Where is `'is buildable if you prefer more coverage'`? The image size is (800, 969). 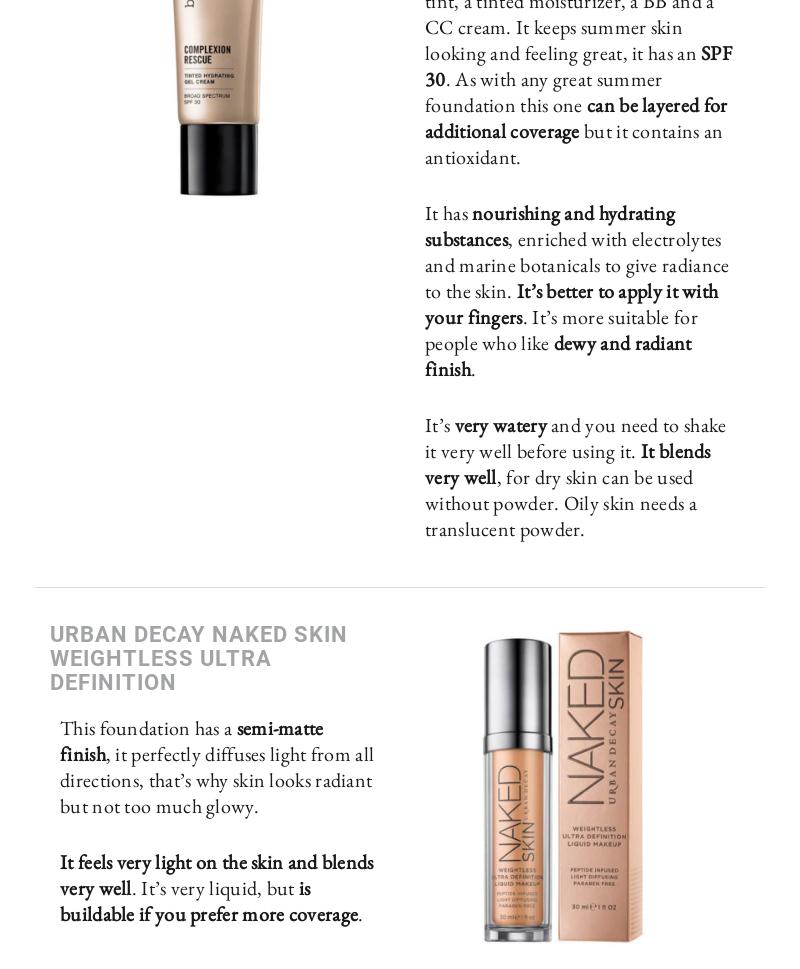
'is buildable if you prefer more coverage' is located at coordinates (208, 900).